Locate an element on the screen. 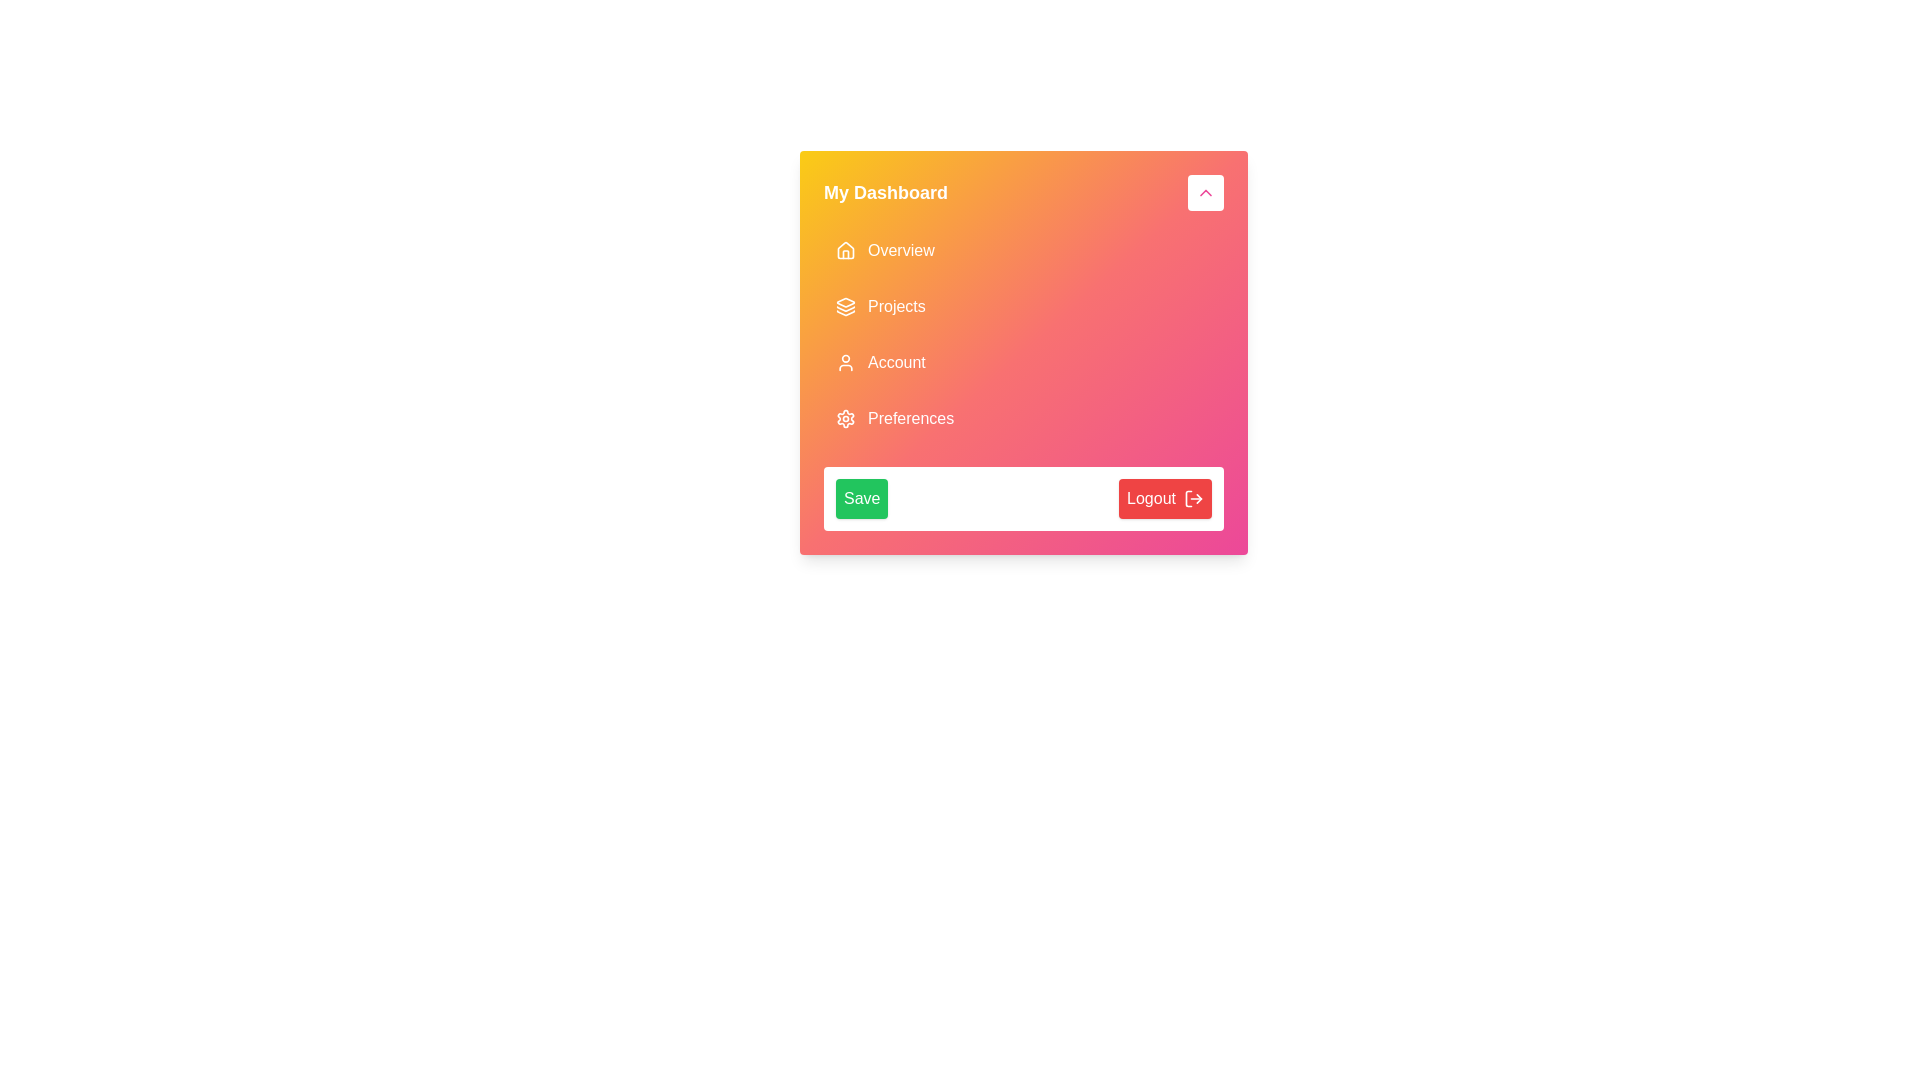 The image size is (1920, 1080). the 'Overview' button with a gradient orange-to-pink background located in the vertical menu on the left side of the interface is located at coordinates (1023, 249).